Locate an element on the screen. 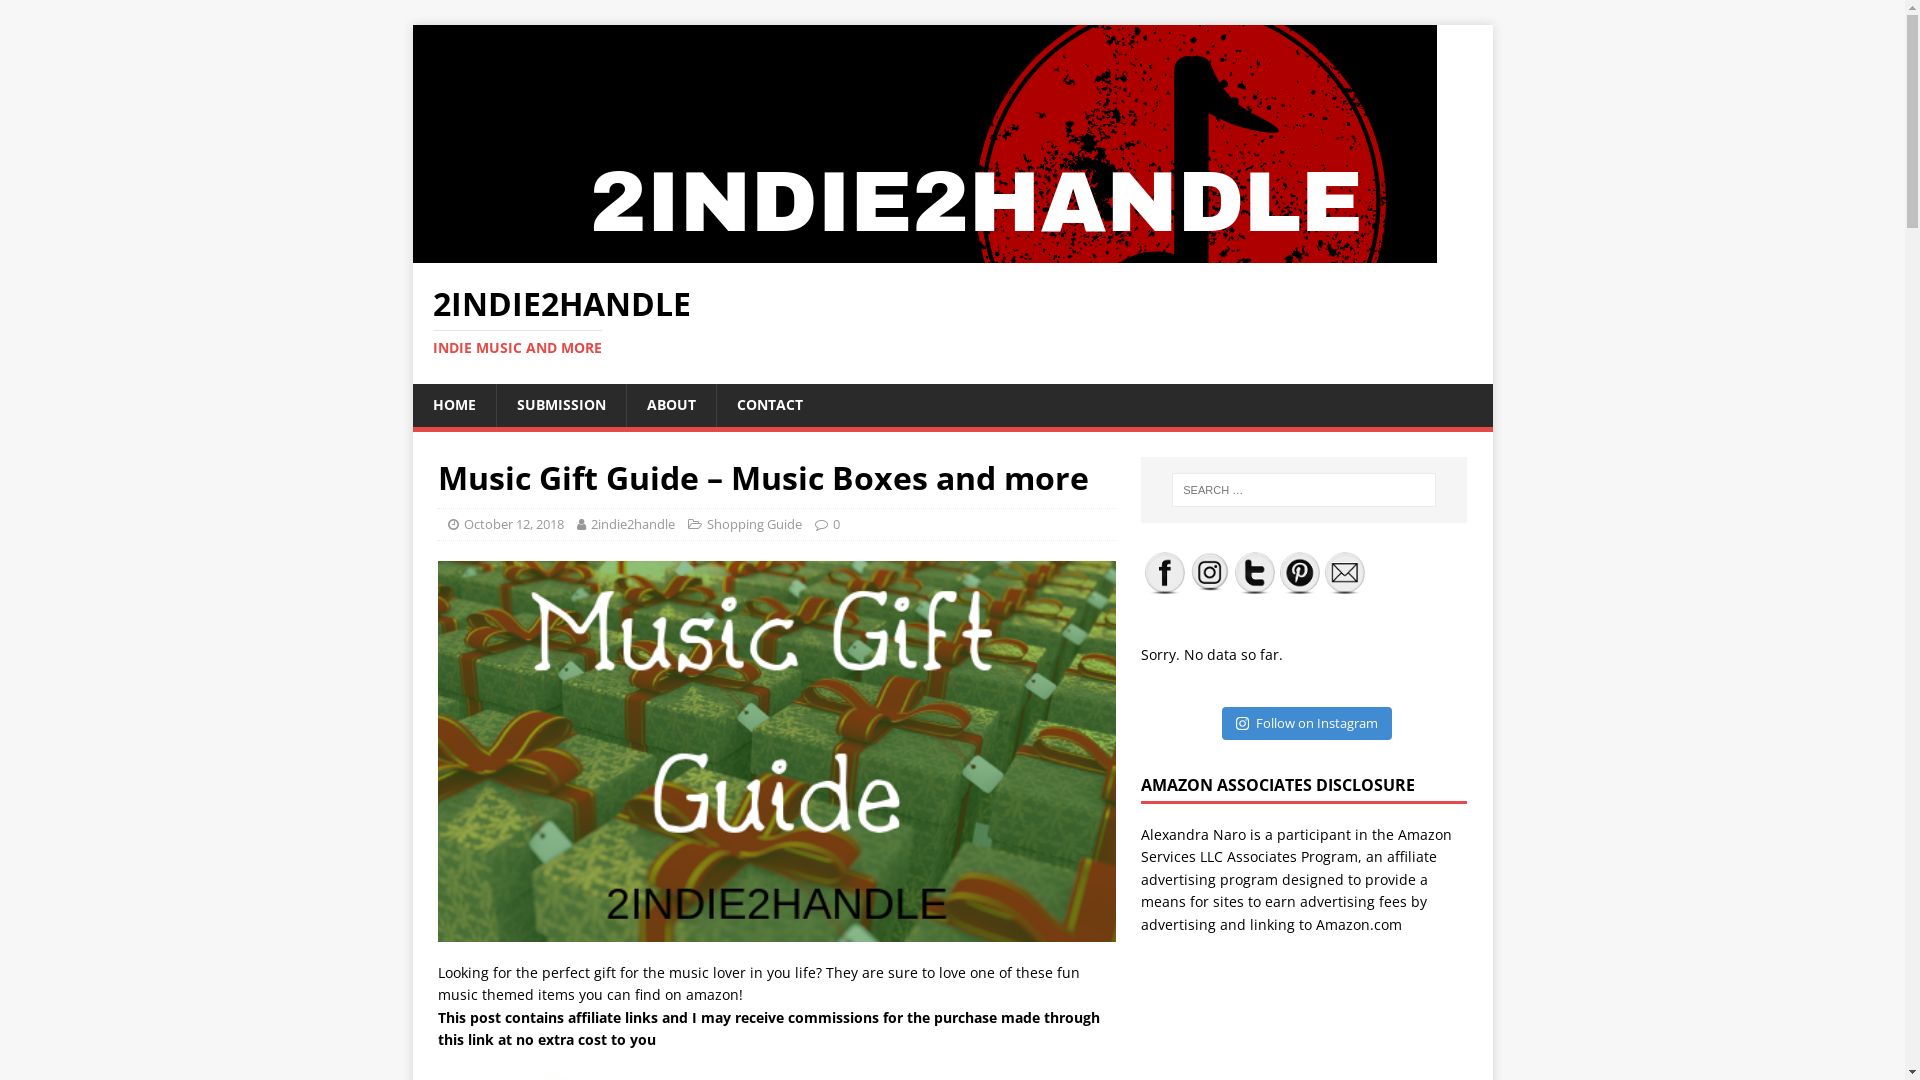 This screenshot has width=1920, height=1080. 'Follow on Instagram' is located at coordinates (1306, 724).